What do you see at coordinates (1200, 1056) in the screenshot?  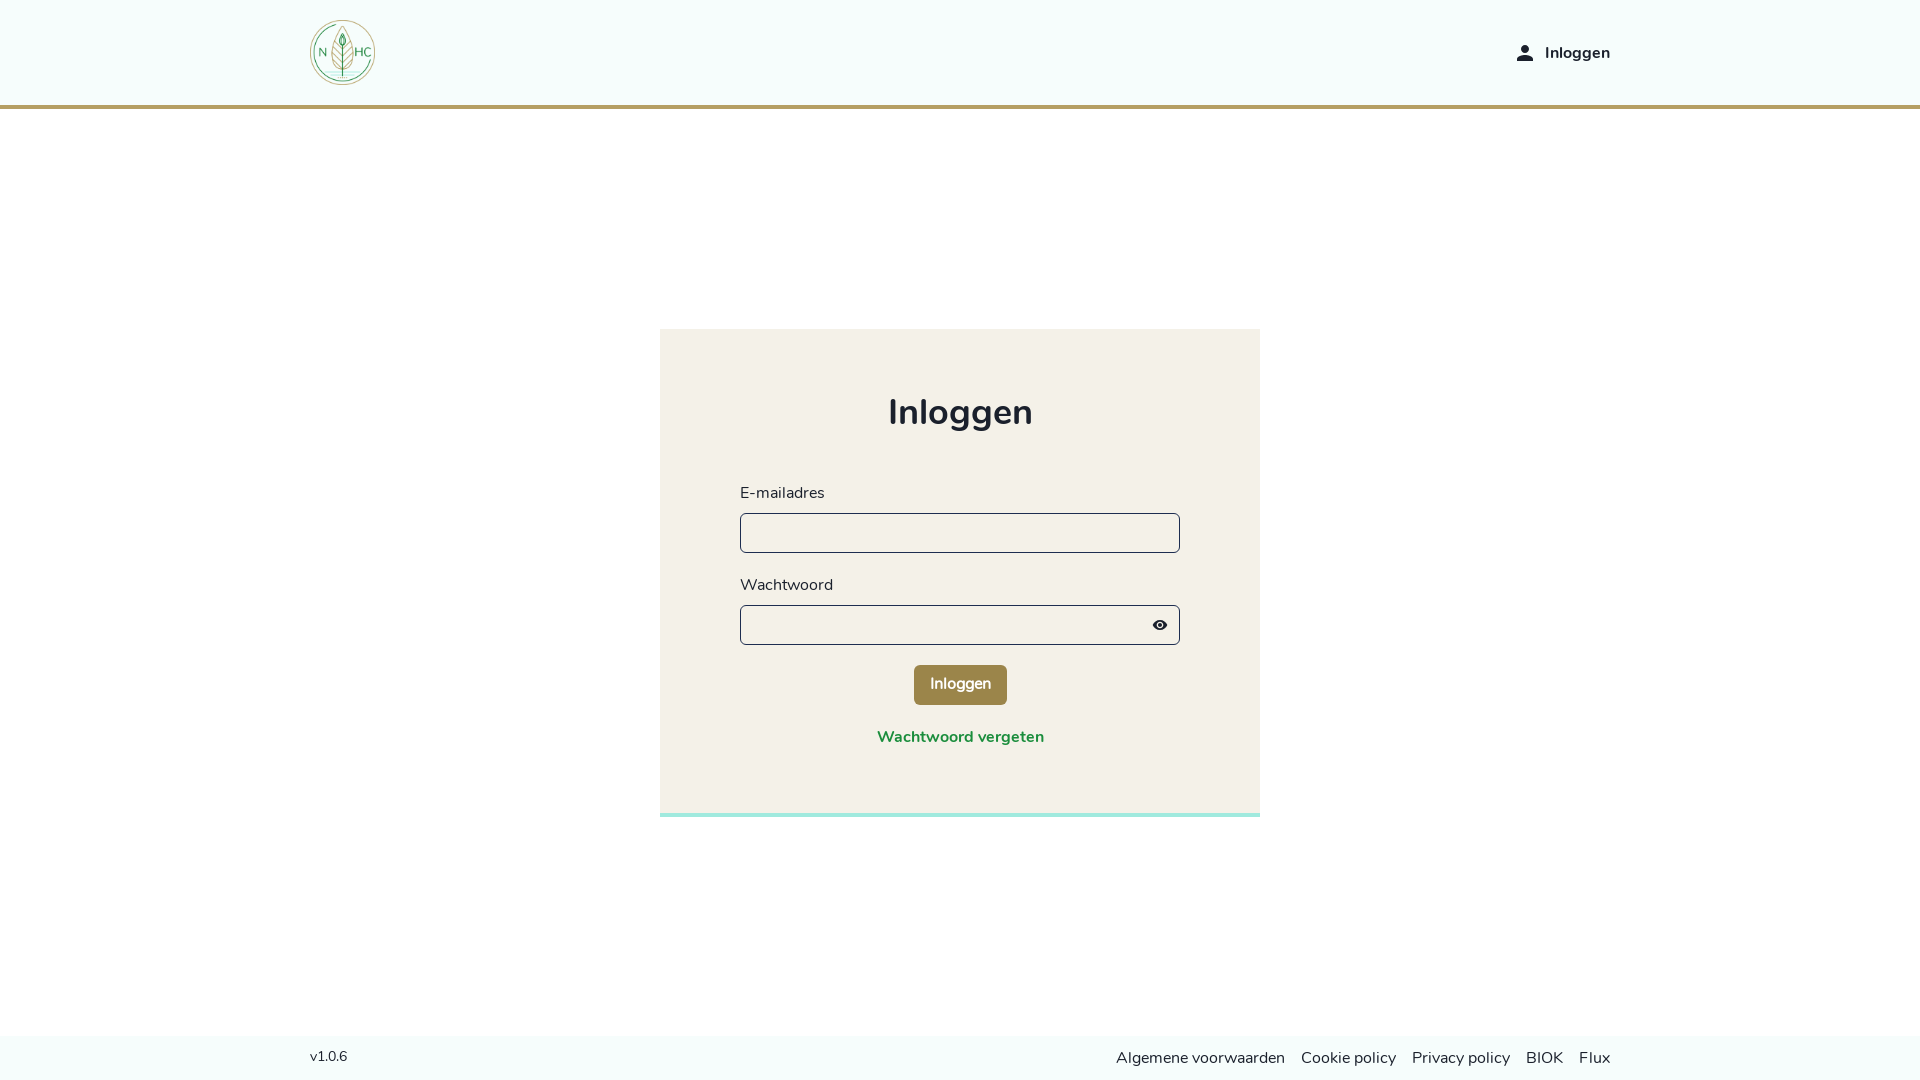 I see `'Algemene voorwaarden'` at bounding box center [1200, 1056].